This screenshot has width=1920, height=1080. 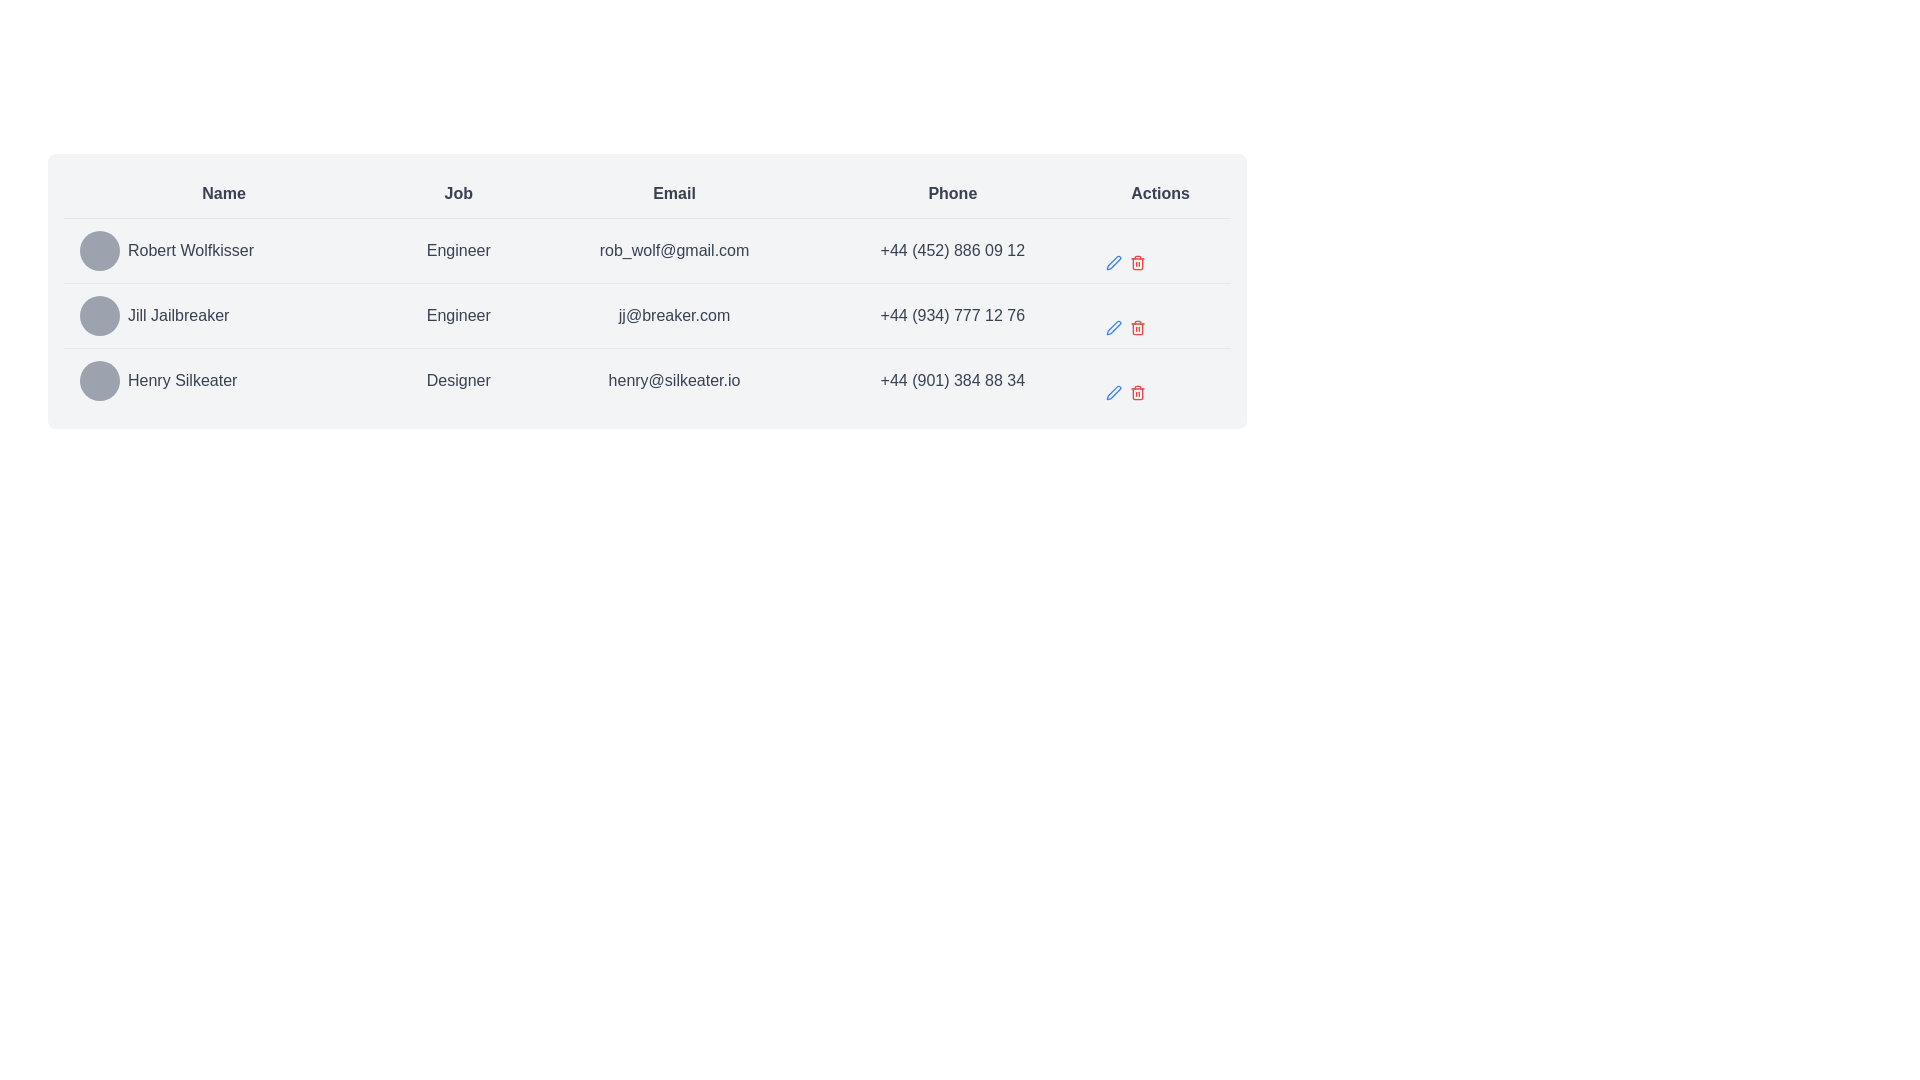 What do you see at coordinates (457, 315) in the screenshot?
I see `displayed text from the non-interactive label showing the job title 'Engineer' for the user 'Jill Jailbreaker', located in the second row under the 'Job' column` at bounding box center [457, 315].